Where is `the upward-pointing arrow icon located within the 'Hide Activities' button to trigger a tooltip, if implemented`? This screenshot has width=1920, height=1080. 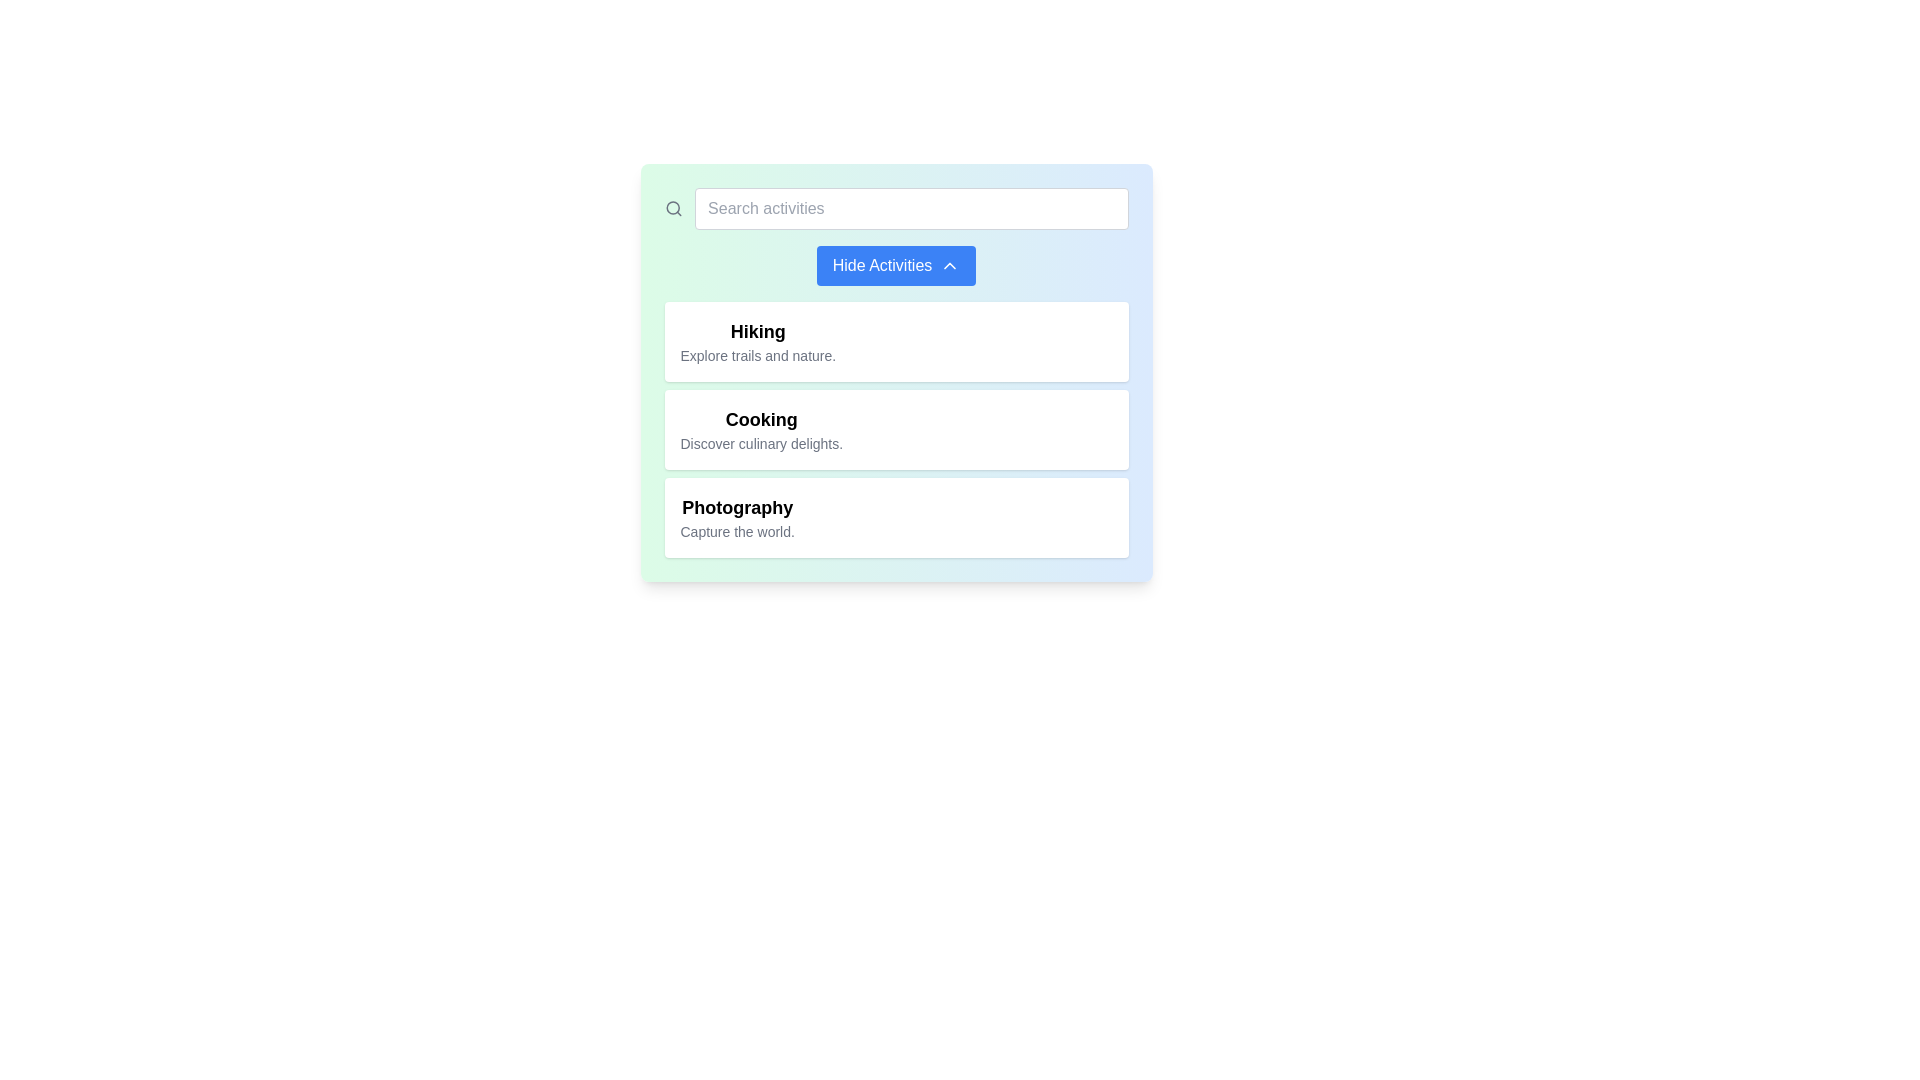 the upward-pointing arrow icon located within the 'Hide Activities' button to trigger a tooltip, if implemented is located at coordinates (949, 265).